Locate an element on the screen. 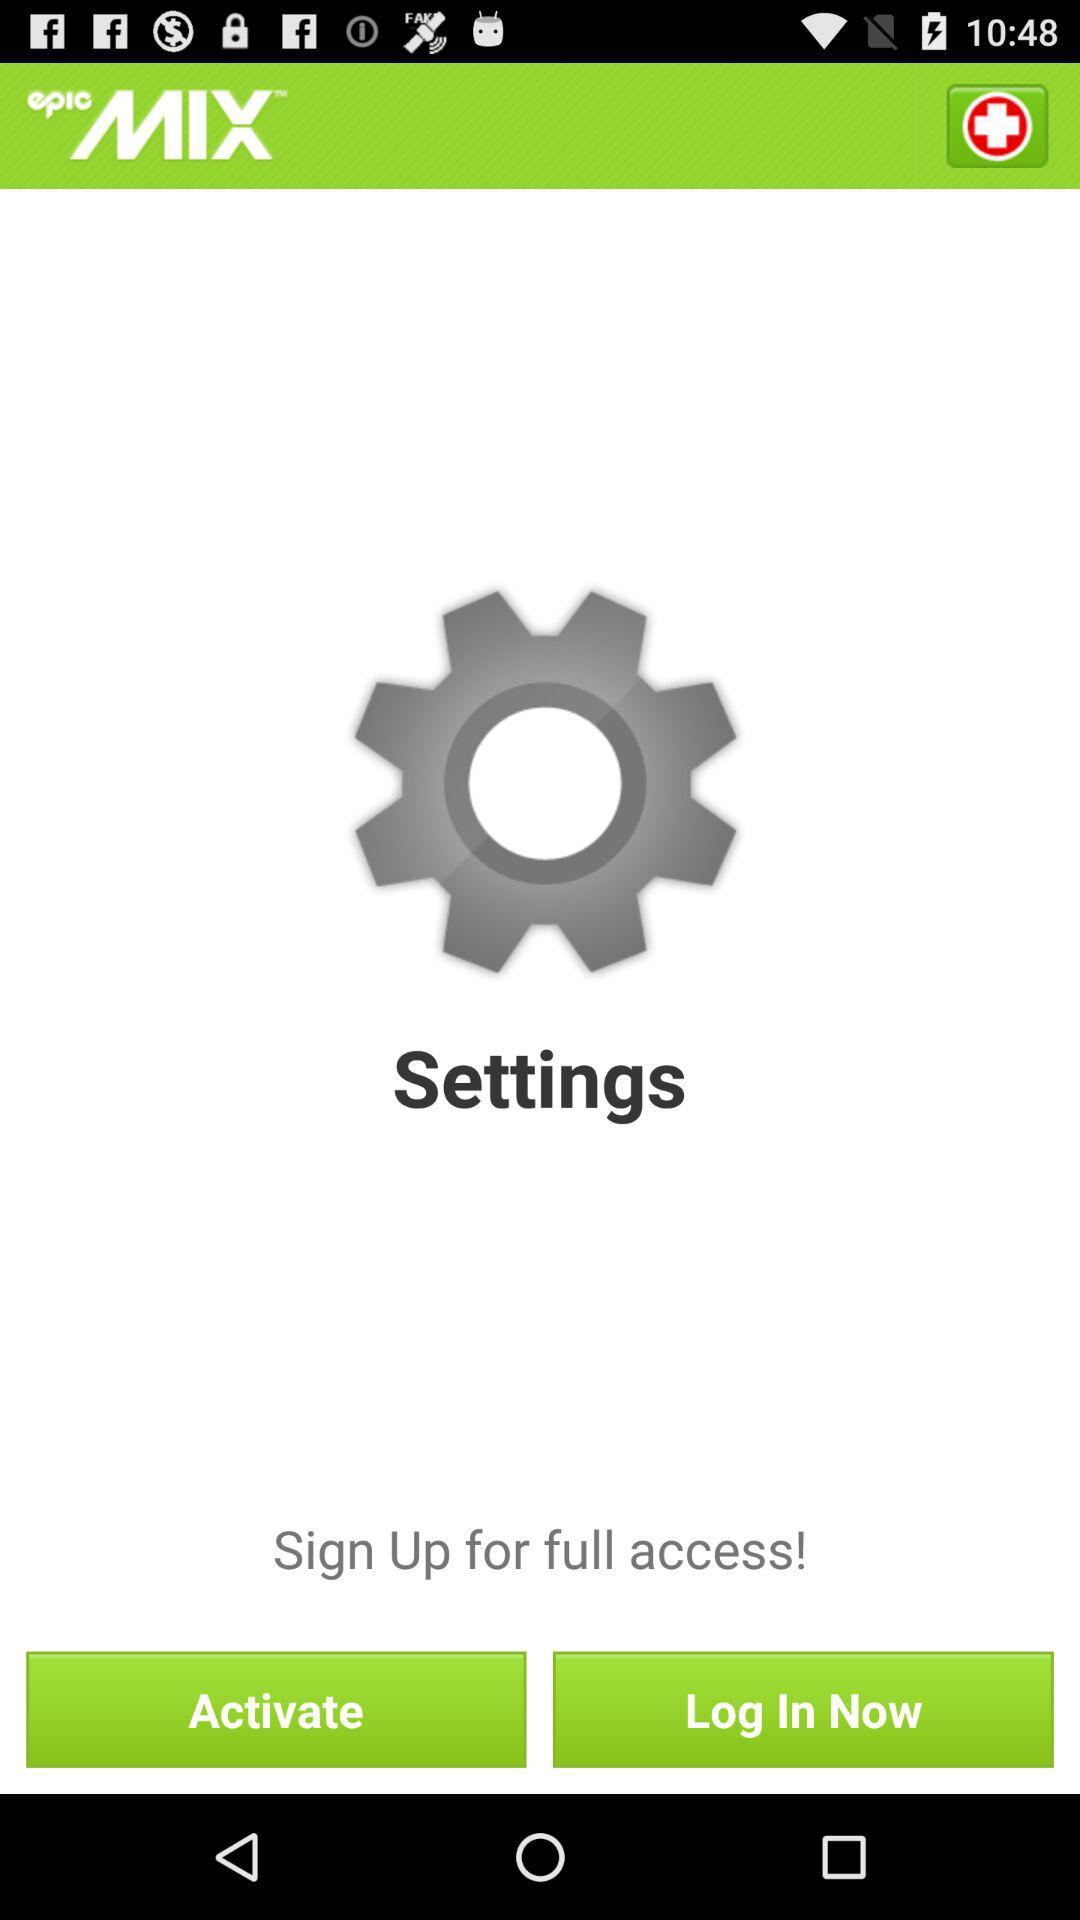  the activate is located at coordinates (276, 1708).